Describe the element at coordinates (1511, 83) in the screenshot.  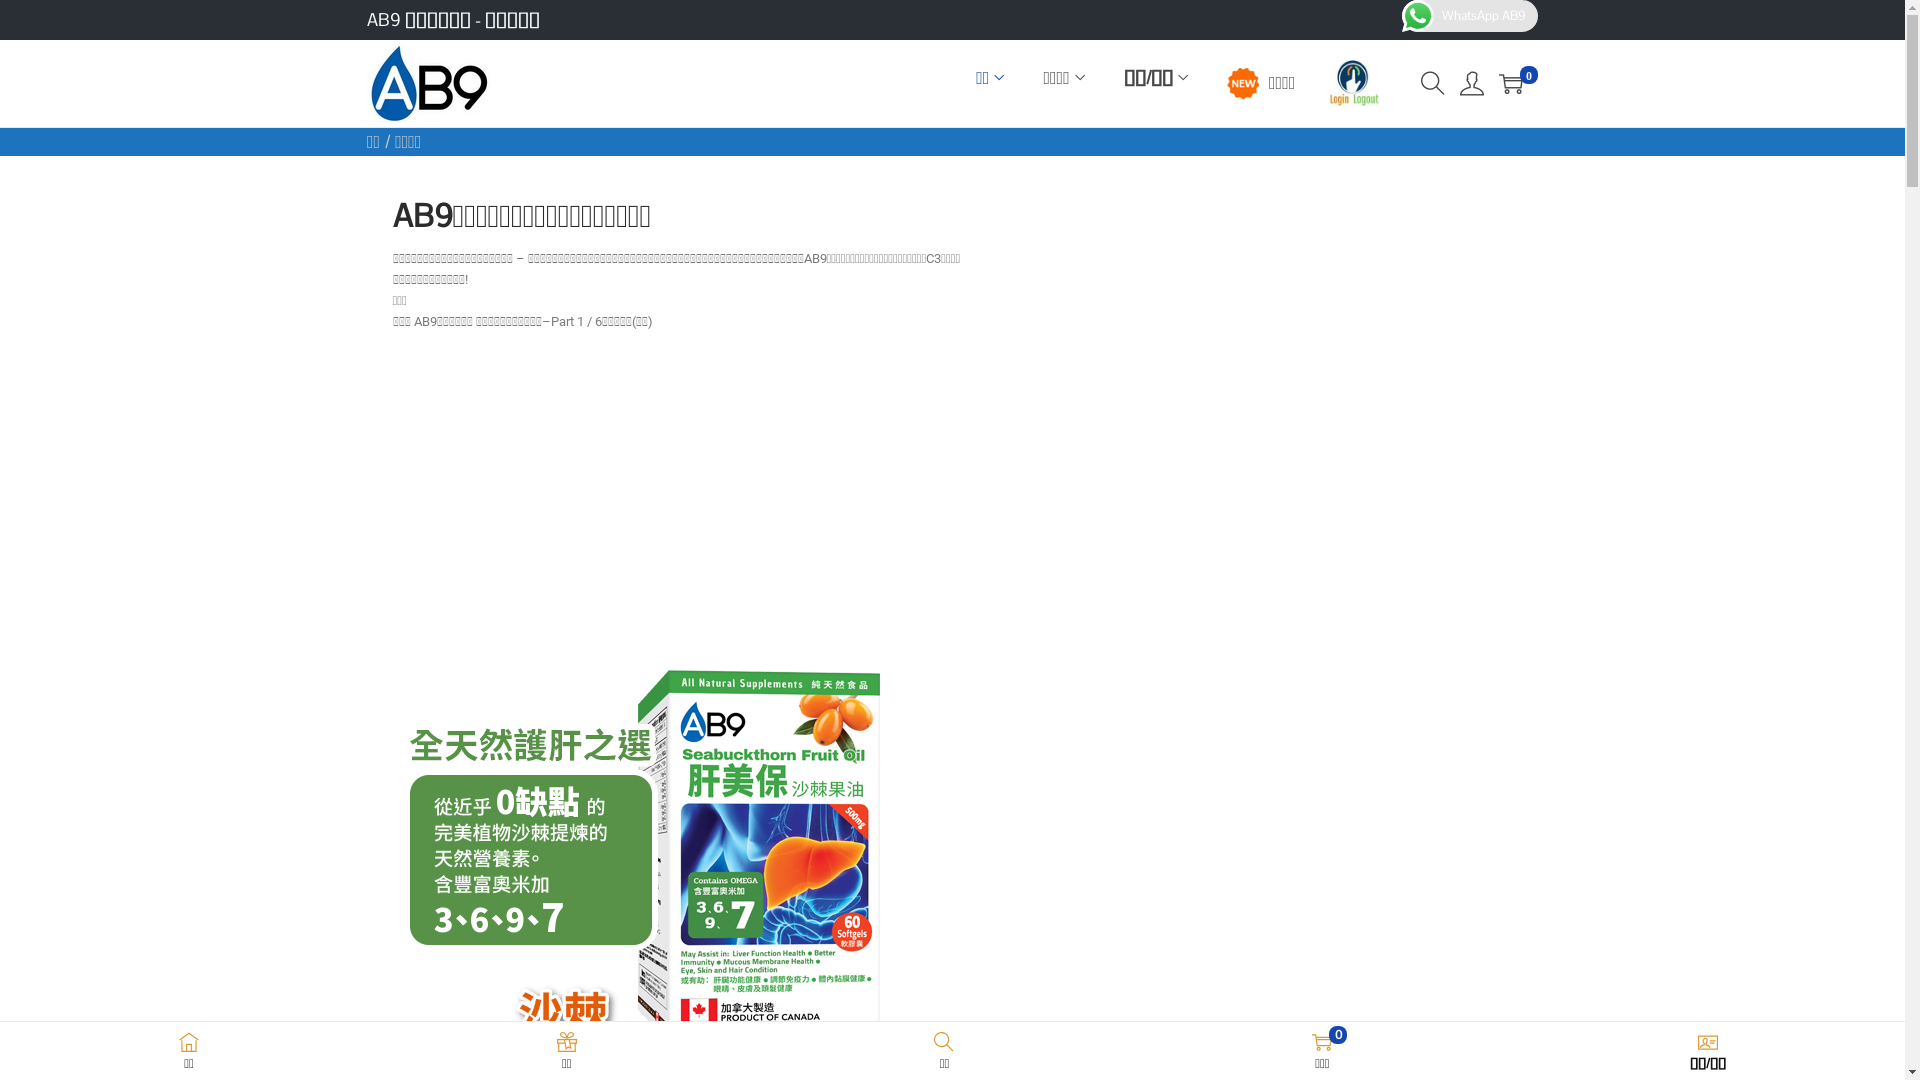
I see `'0'` at that location.